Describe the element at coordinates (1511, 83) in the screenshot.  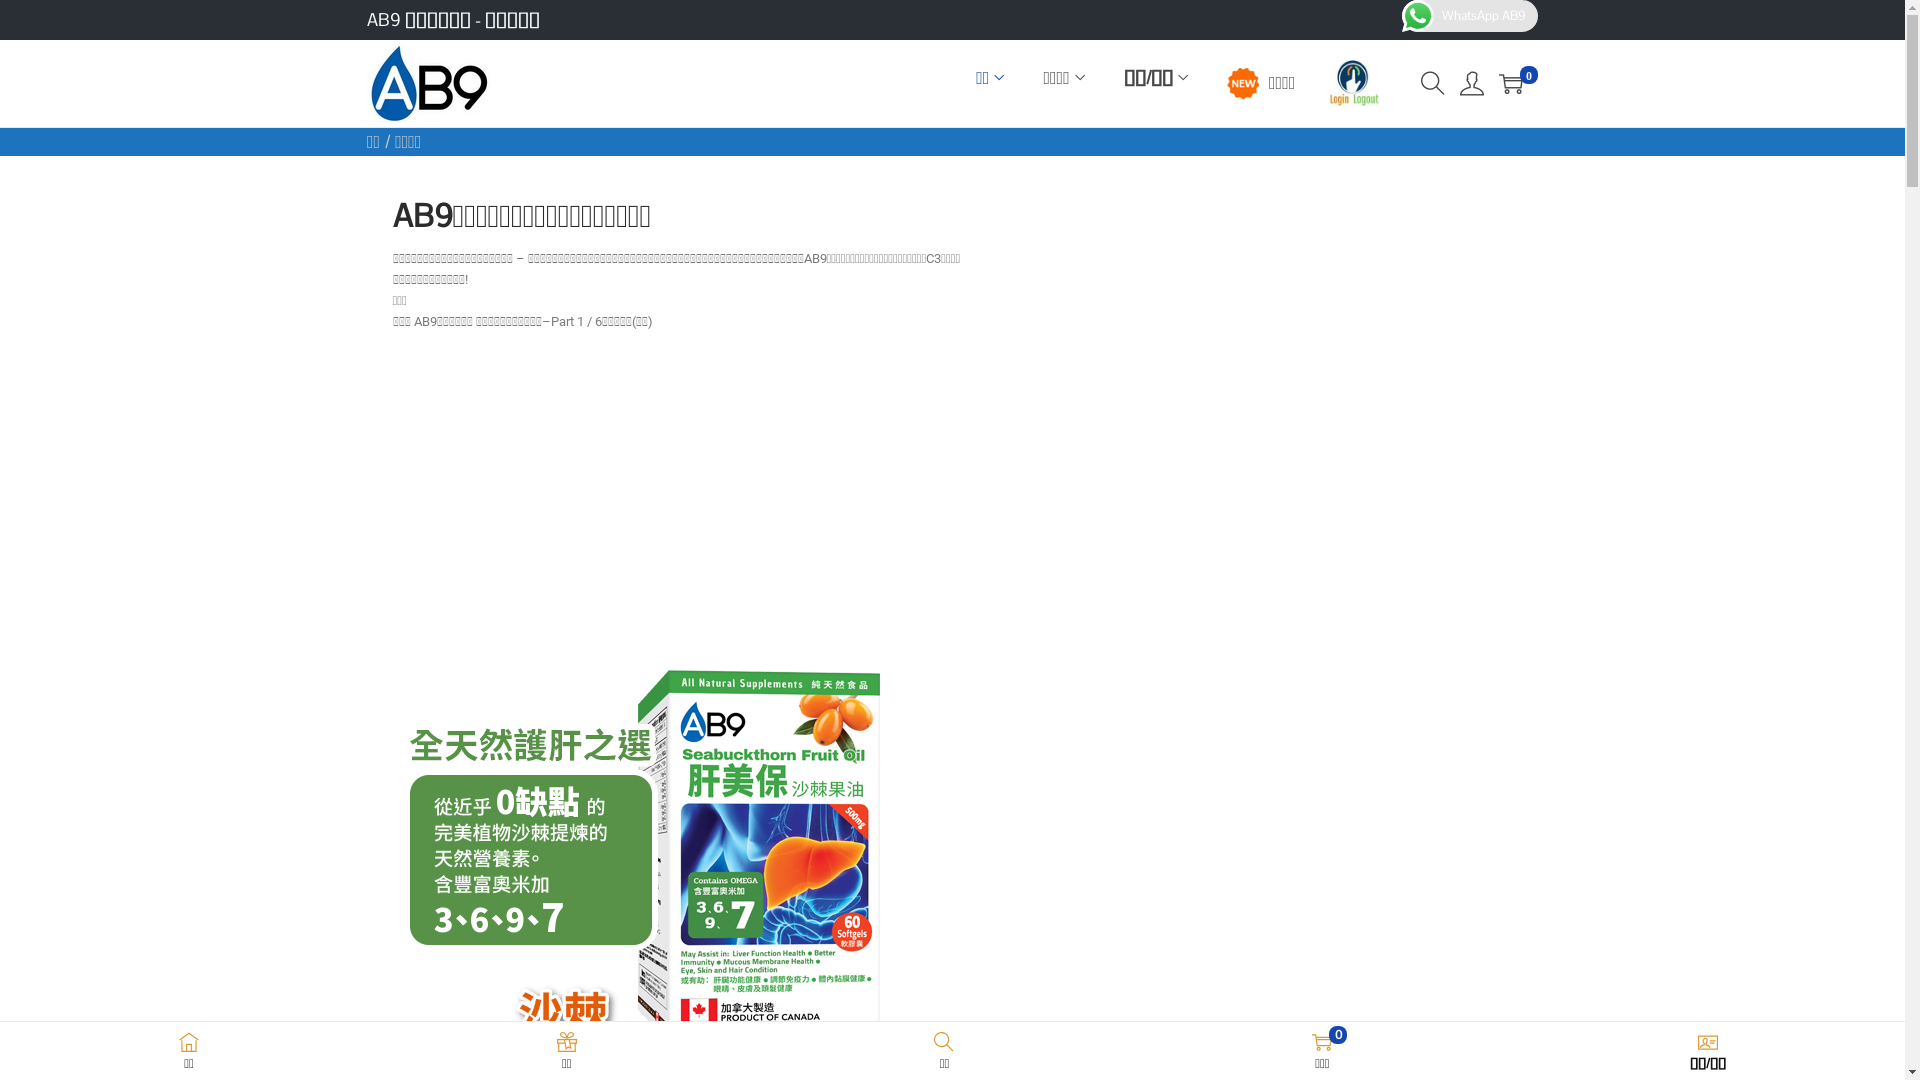
I see `'0'` at that location.